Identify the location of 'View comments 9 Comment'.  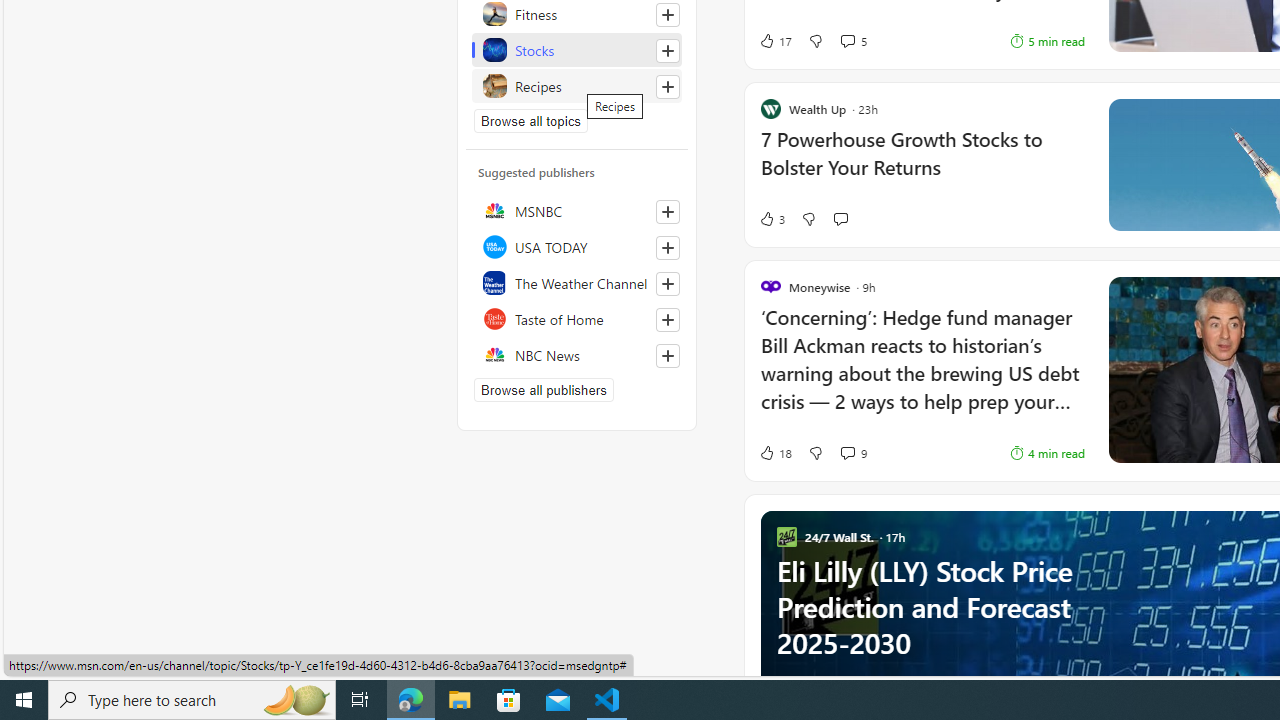
(847, 452).